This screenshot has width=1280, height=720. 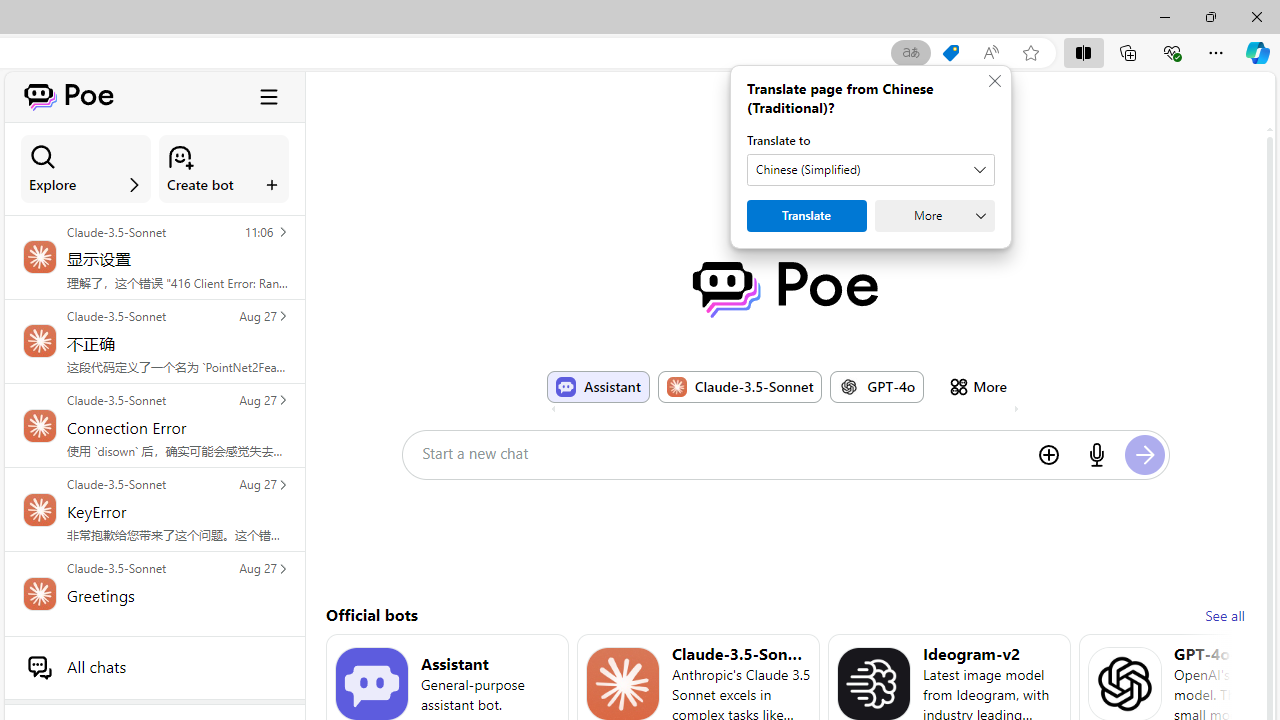 What do you see at coordinates (1223, 614) in the screenshot?
I see `'See all'` at bounding box center [1223, 614].